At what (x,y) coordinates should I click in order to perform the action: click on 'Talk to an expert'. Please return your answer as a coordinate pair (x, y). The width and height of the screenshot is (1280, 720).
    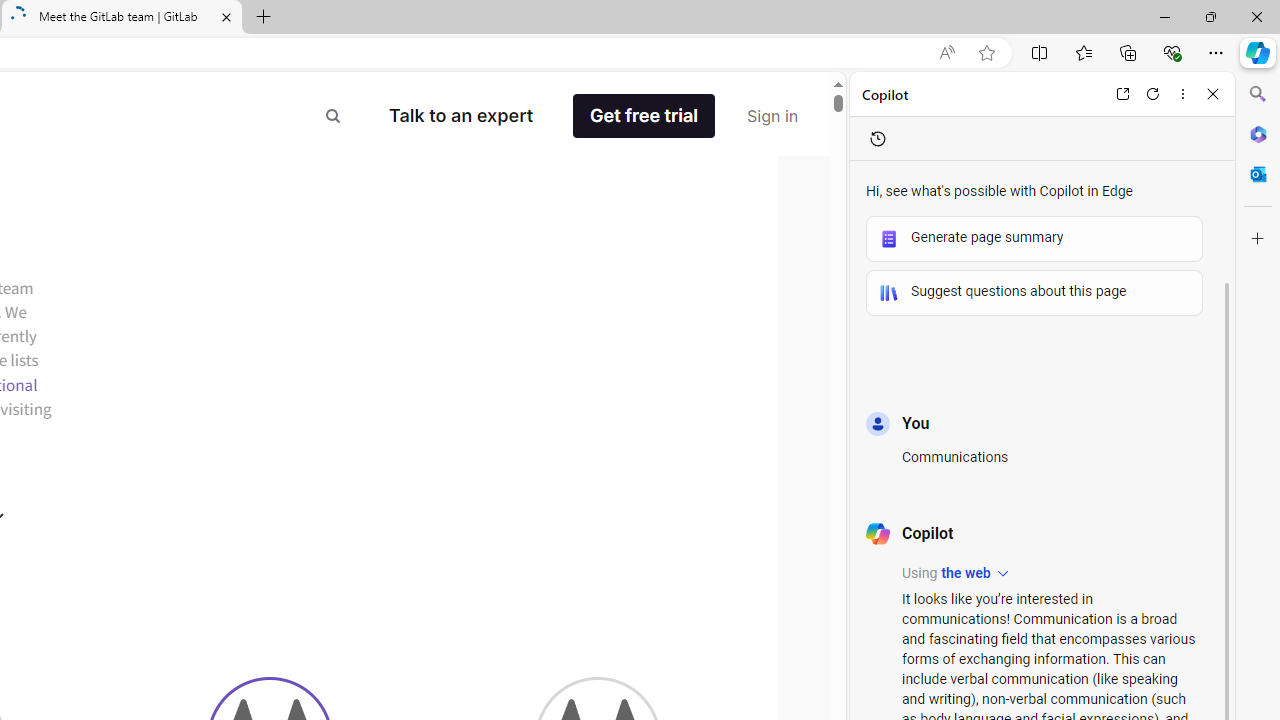
    Looking at the image, I should click on (460, 115).